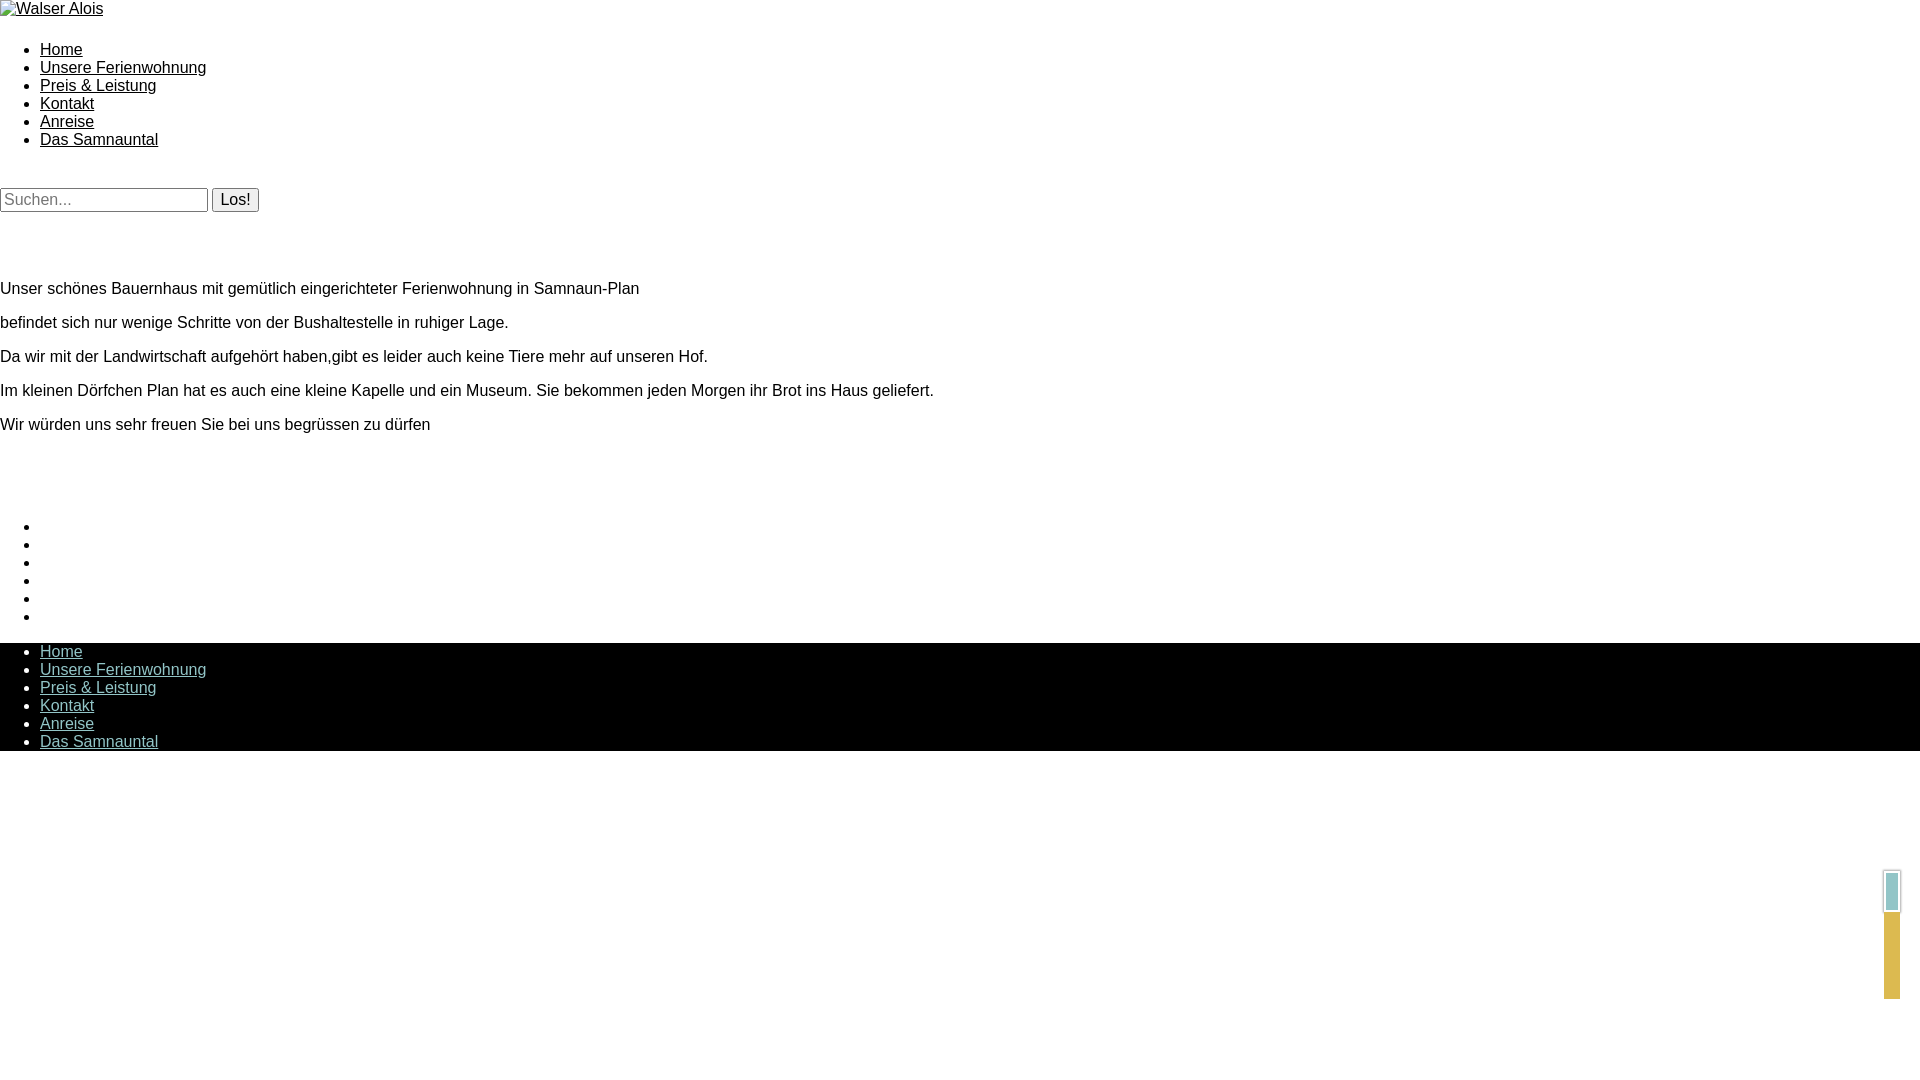 Image resolution: width=1920 pixels, height=1080 pixels. What do you see at coordinates (1890, 954) in the screenshot?
I see `'Auf der Karte anzeigen'` at bounding box center [1890, 954].